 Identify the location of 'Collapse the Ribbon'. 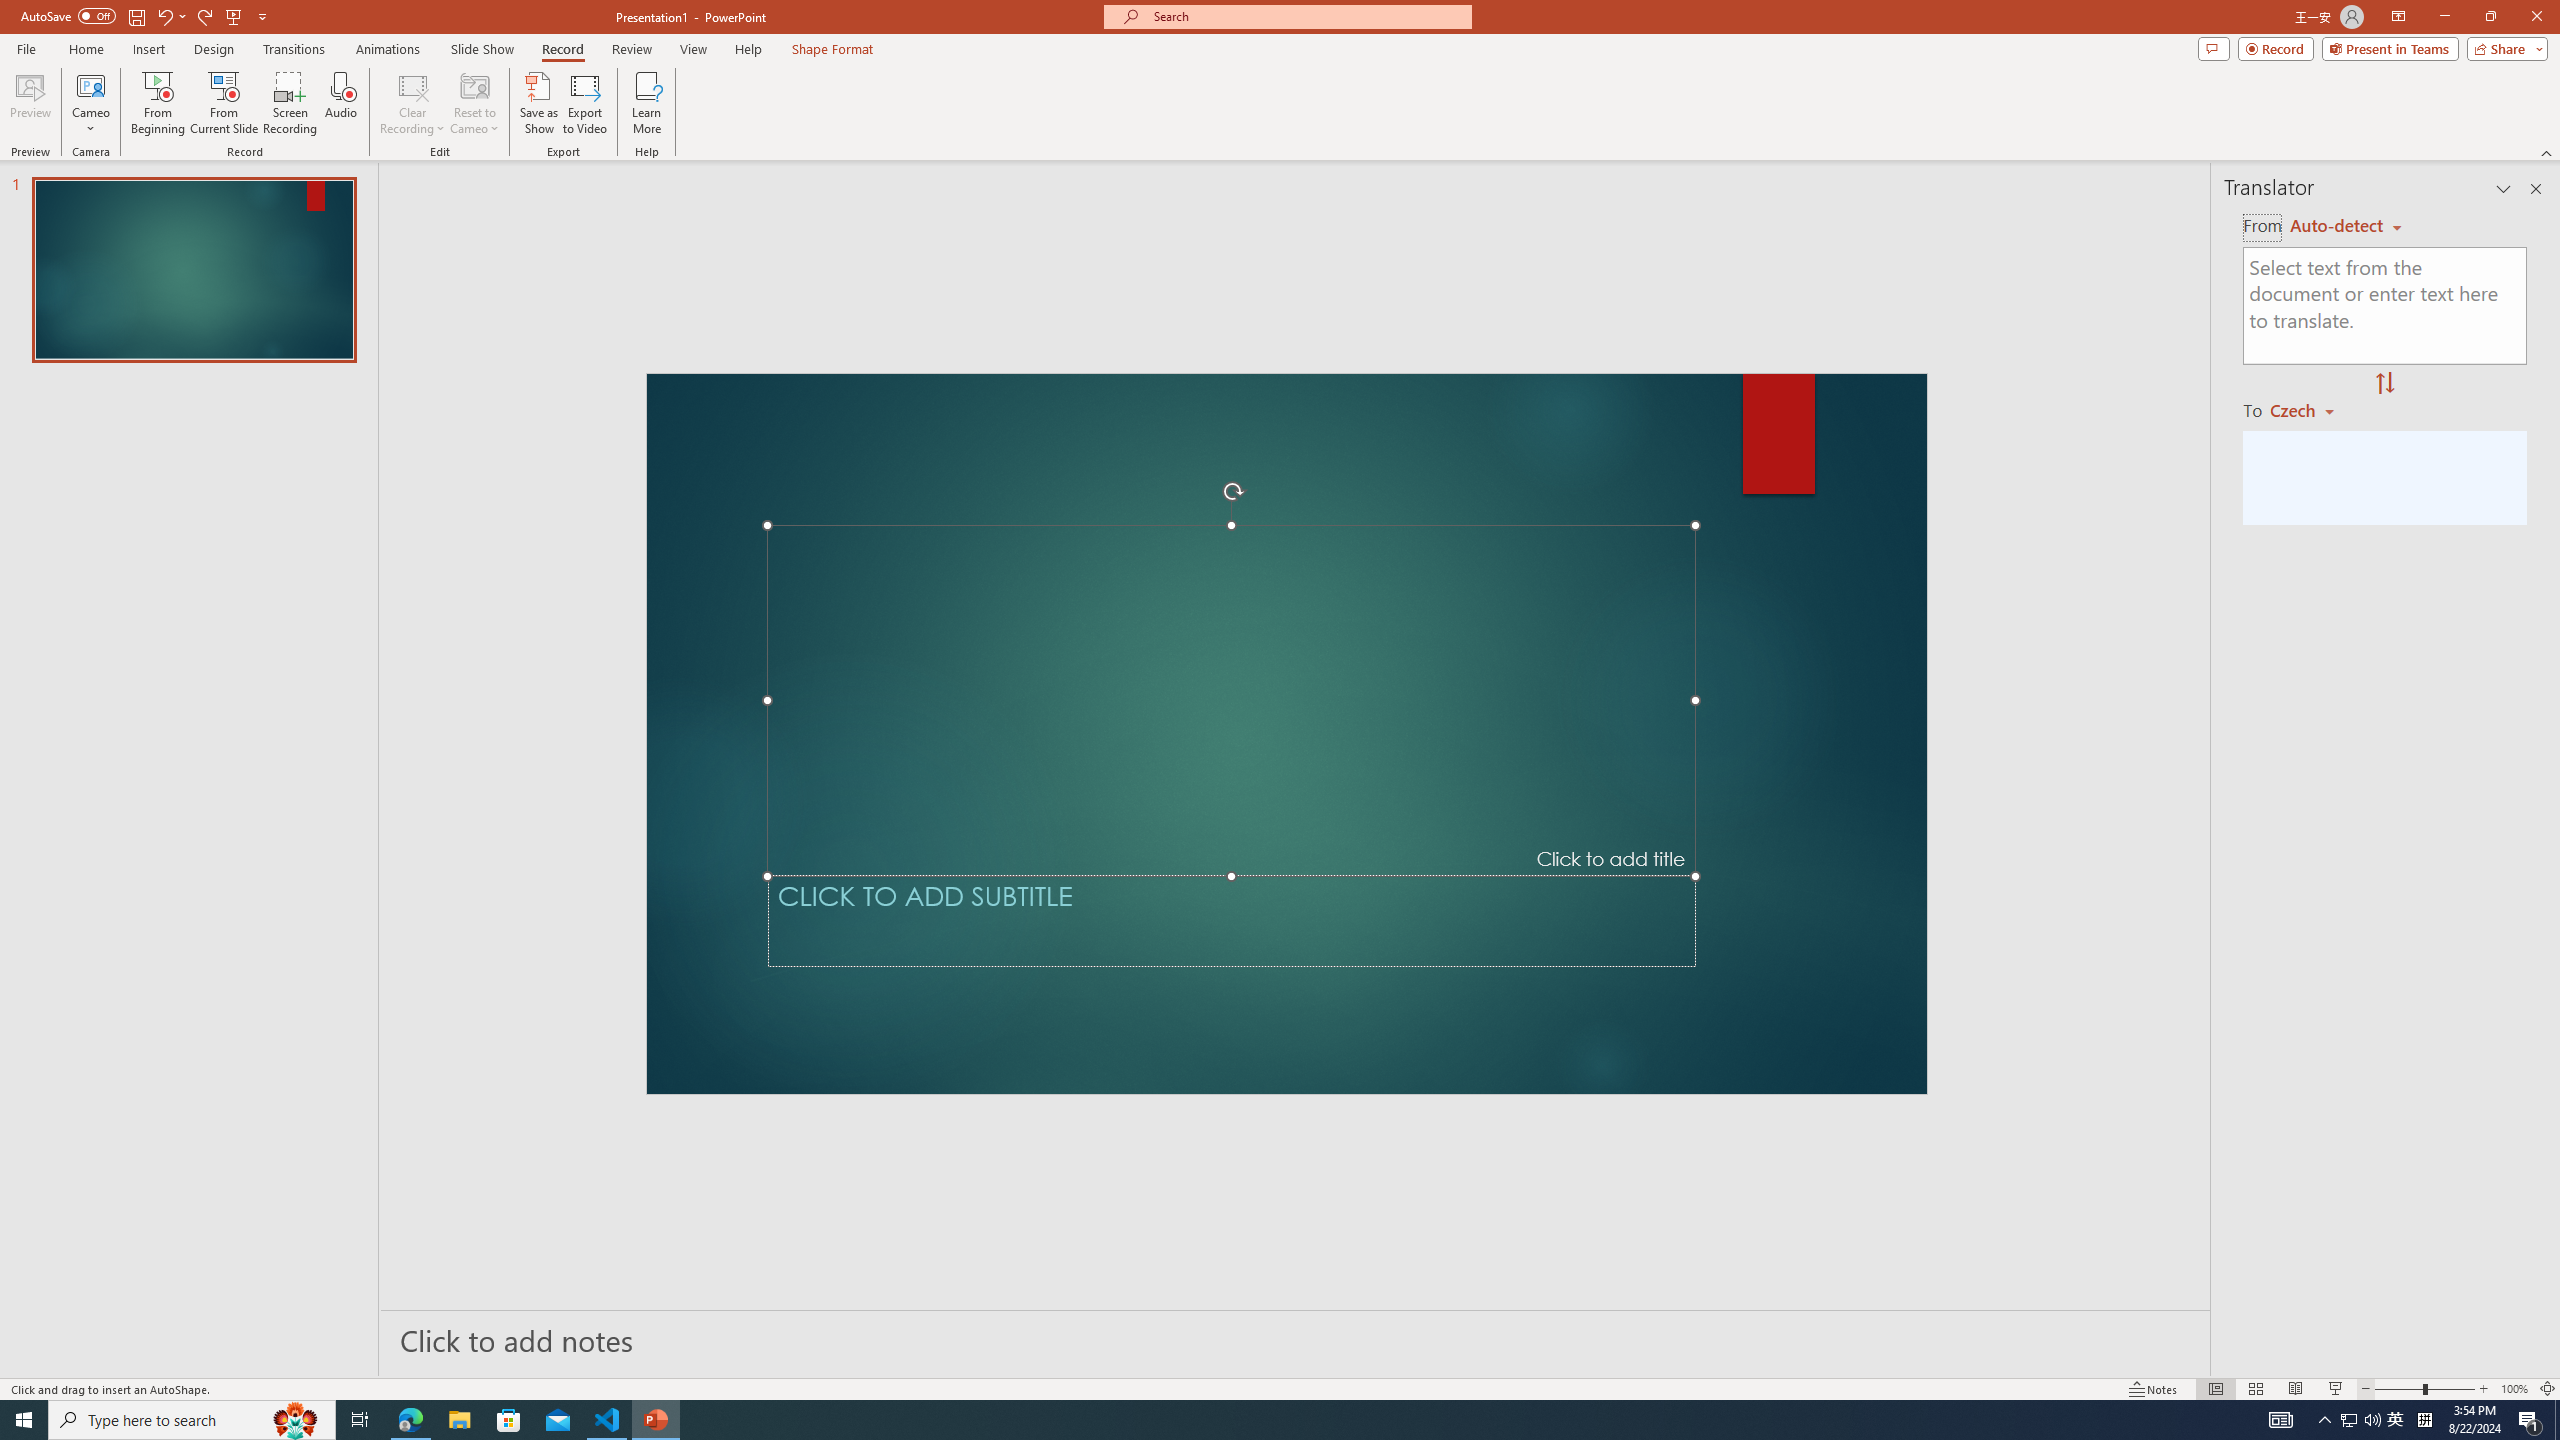
(2547, 153).